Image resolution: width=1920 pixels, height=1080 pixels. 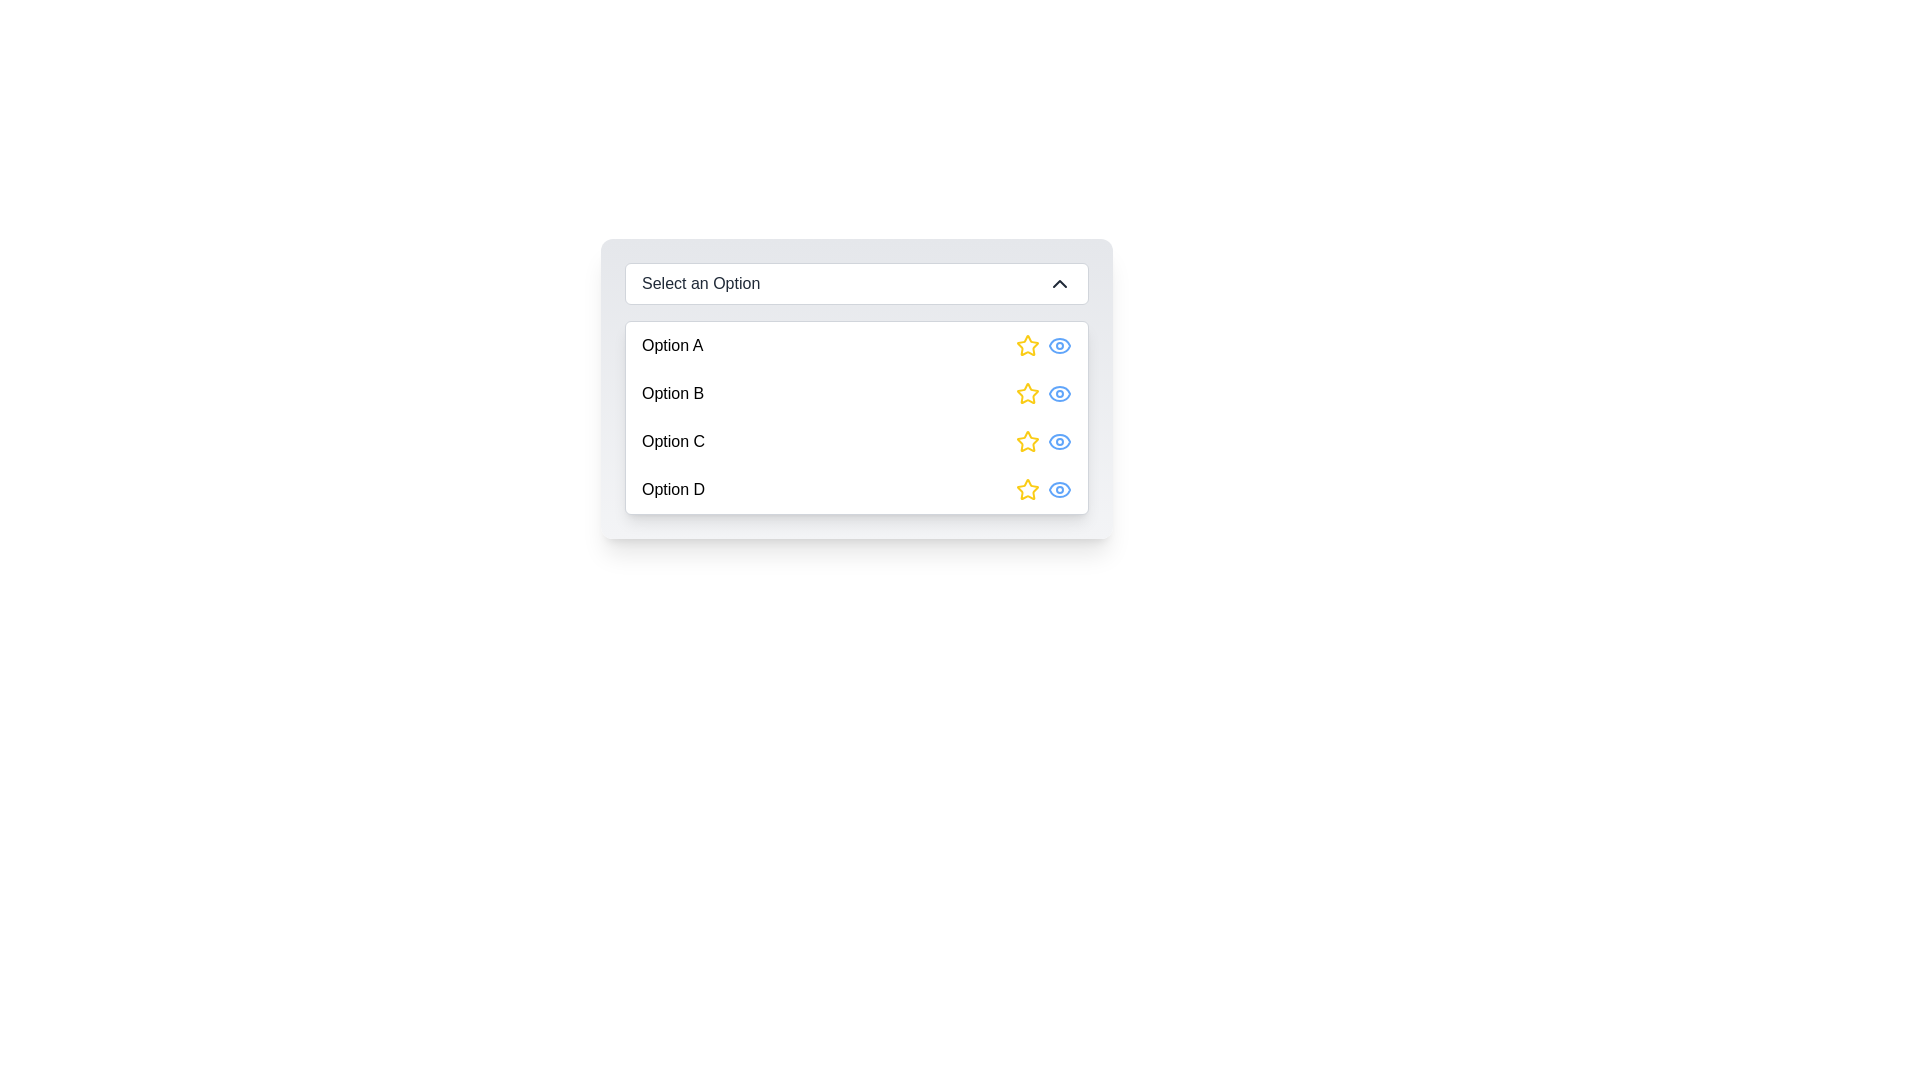 I want to click on the yellow star icon with a hollow center, located next to 'Option B', so click(x=1027, y=393).